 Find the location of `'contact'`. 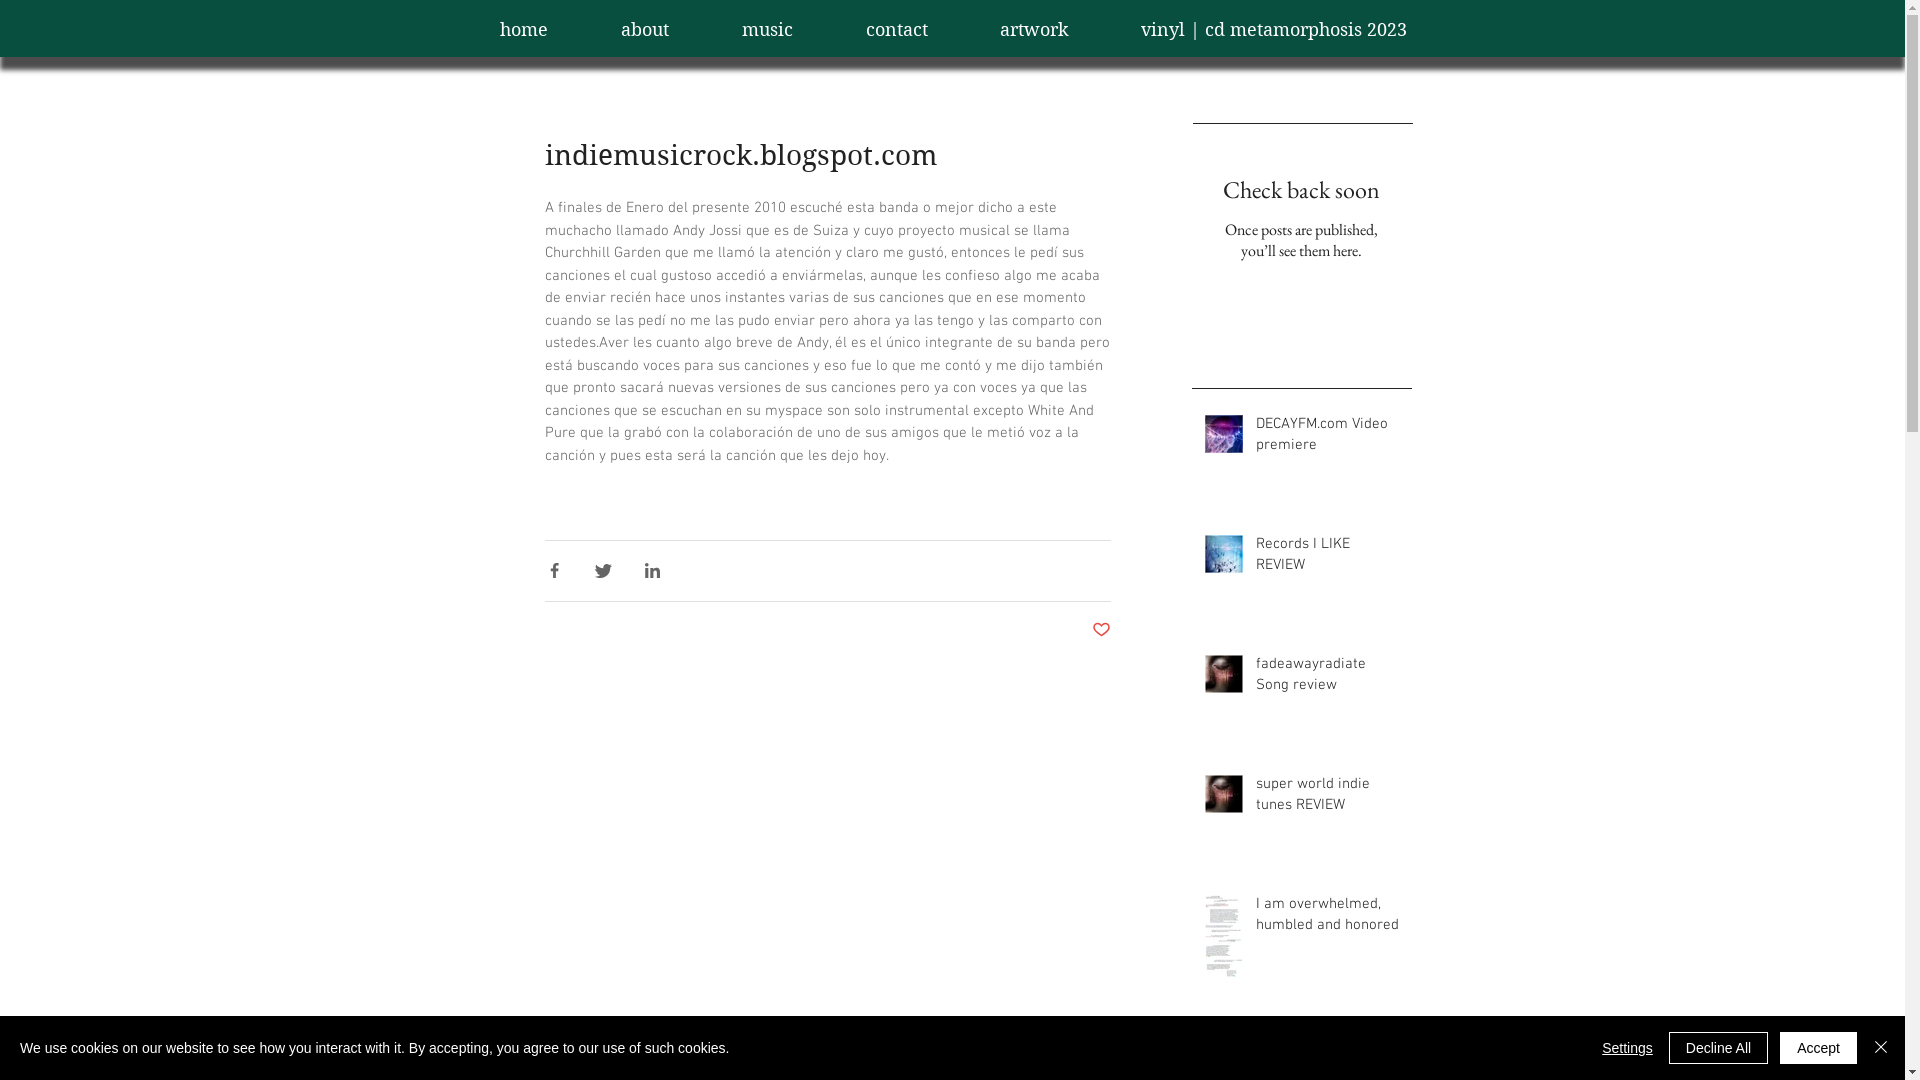

'contact' is located at coordinates (896, 30).